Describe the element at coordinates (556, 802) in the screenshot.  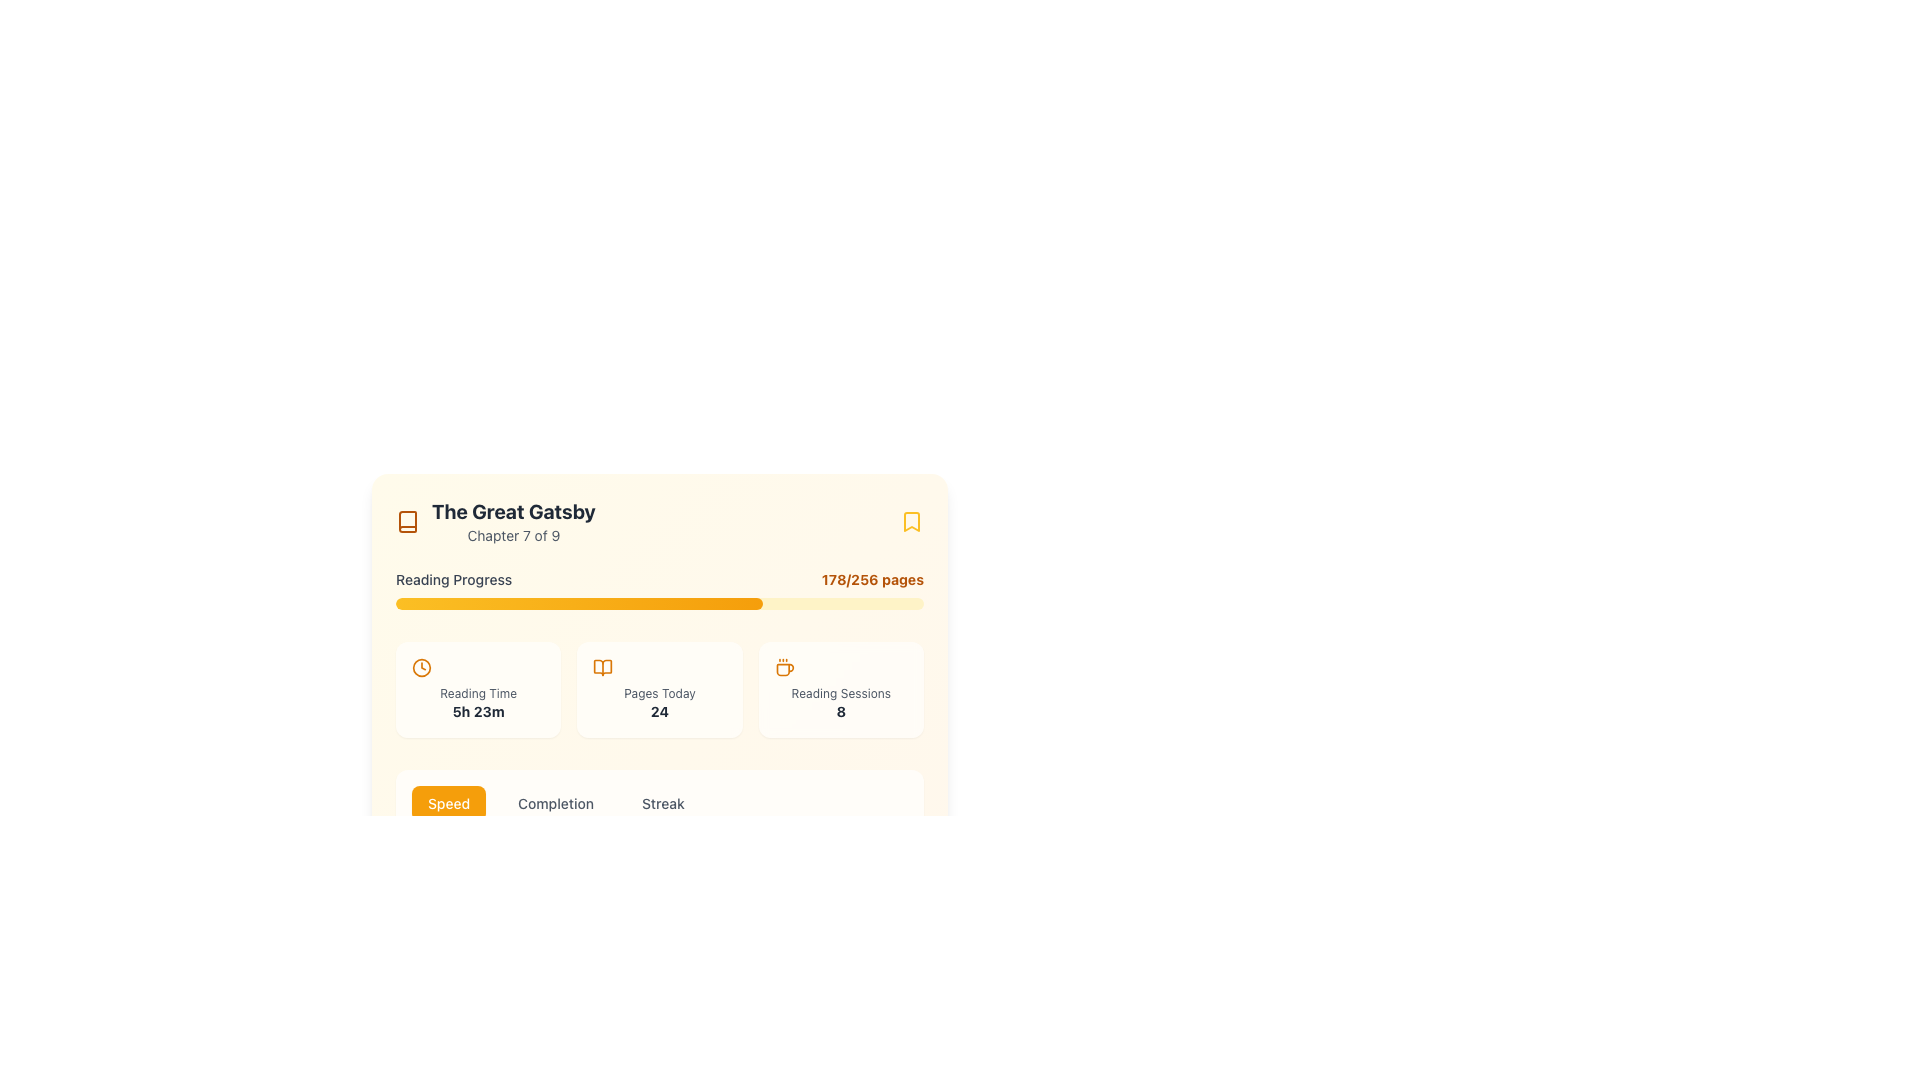
I see `the 'Completion' button, which is a text-based button with gray text and a rounded rectangle outline, located centrally between the 'Speed' and 'Streak' buttons` at that location.